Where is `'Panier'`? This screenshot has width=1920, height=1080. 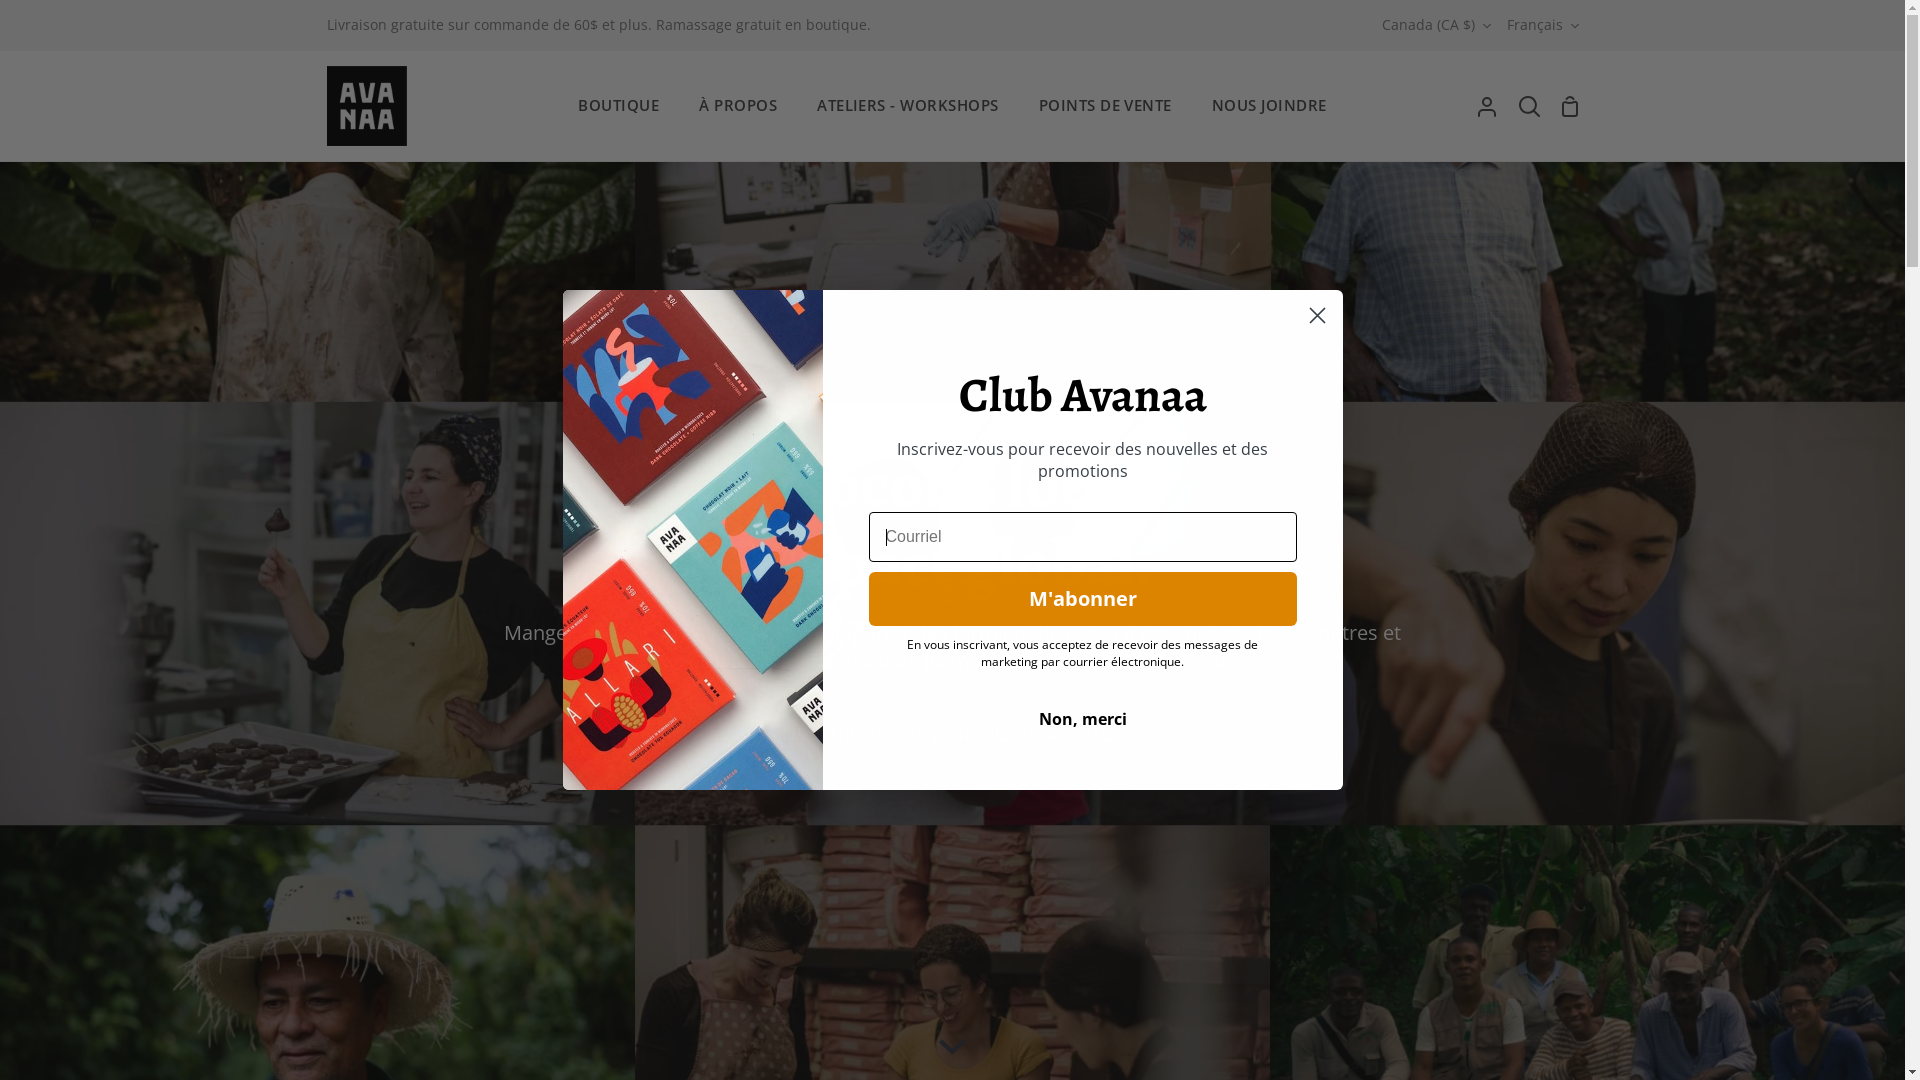
'Panier' is located at coordinates (1568, 105).